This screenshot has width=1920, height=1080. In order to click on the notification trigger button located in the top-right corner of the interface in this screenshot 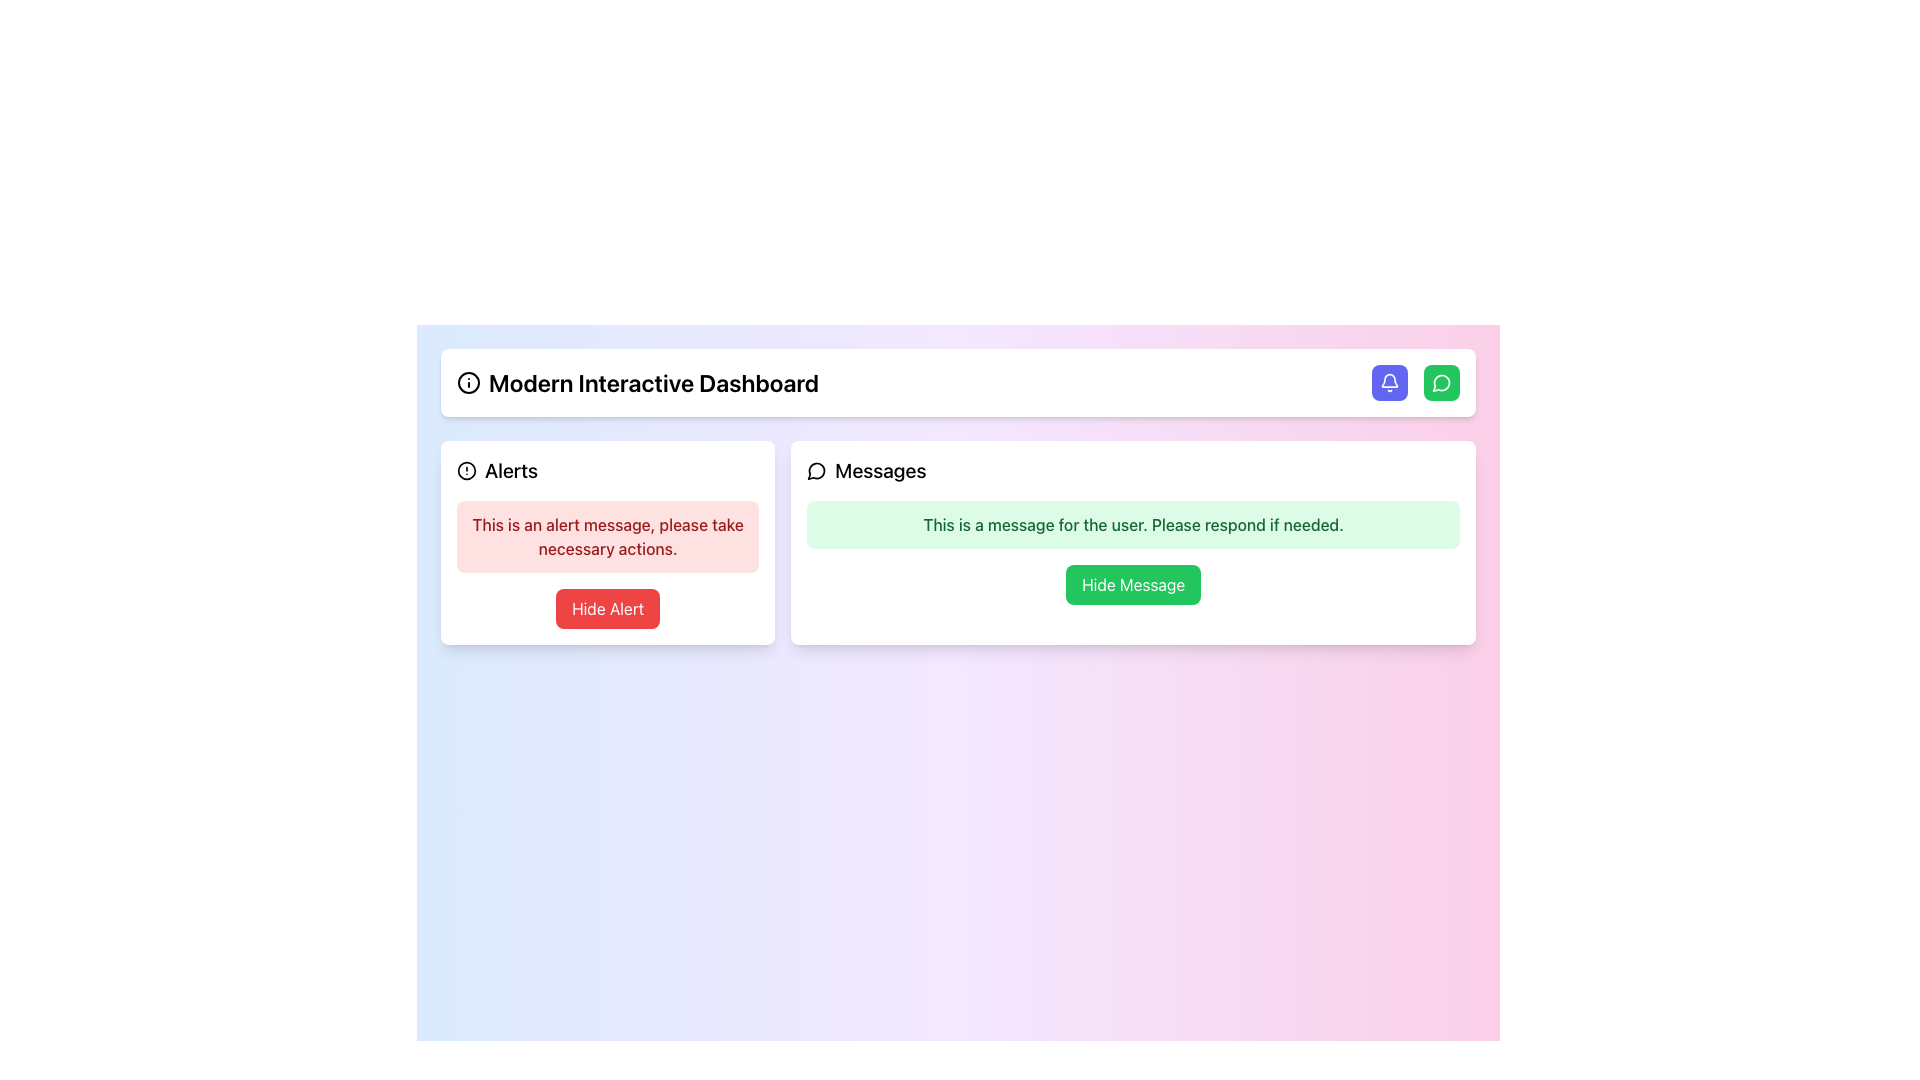, I will do `click(1389, 382)`.